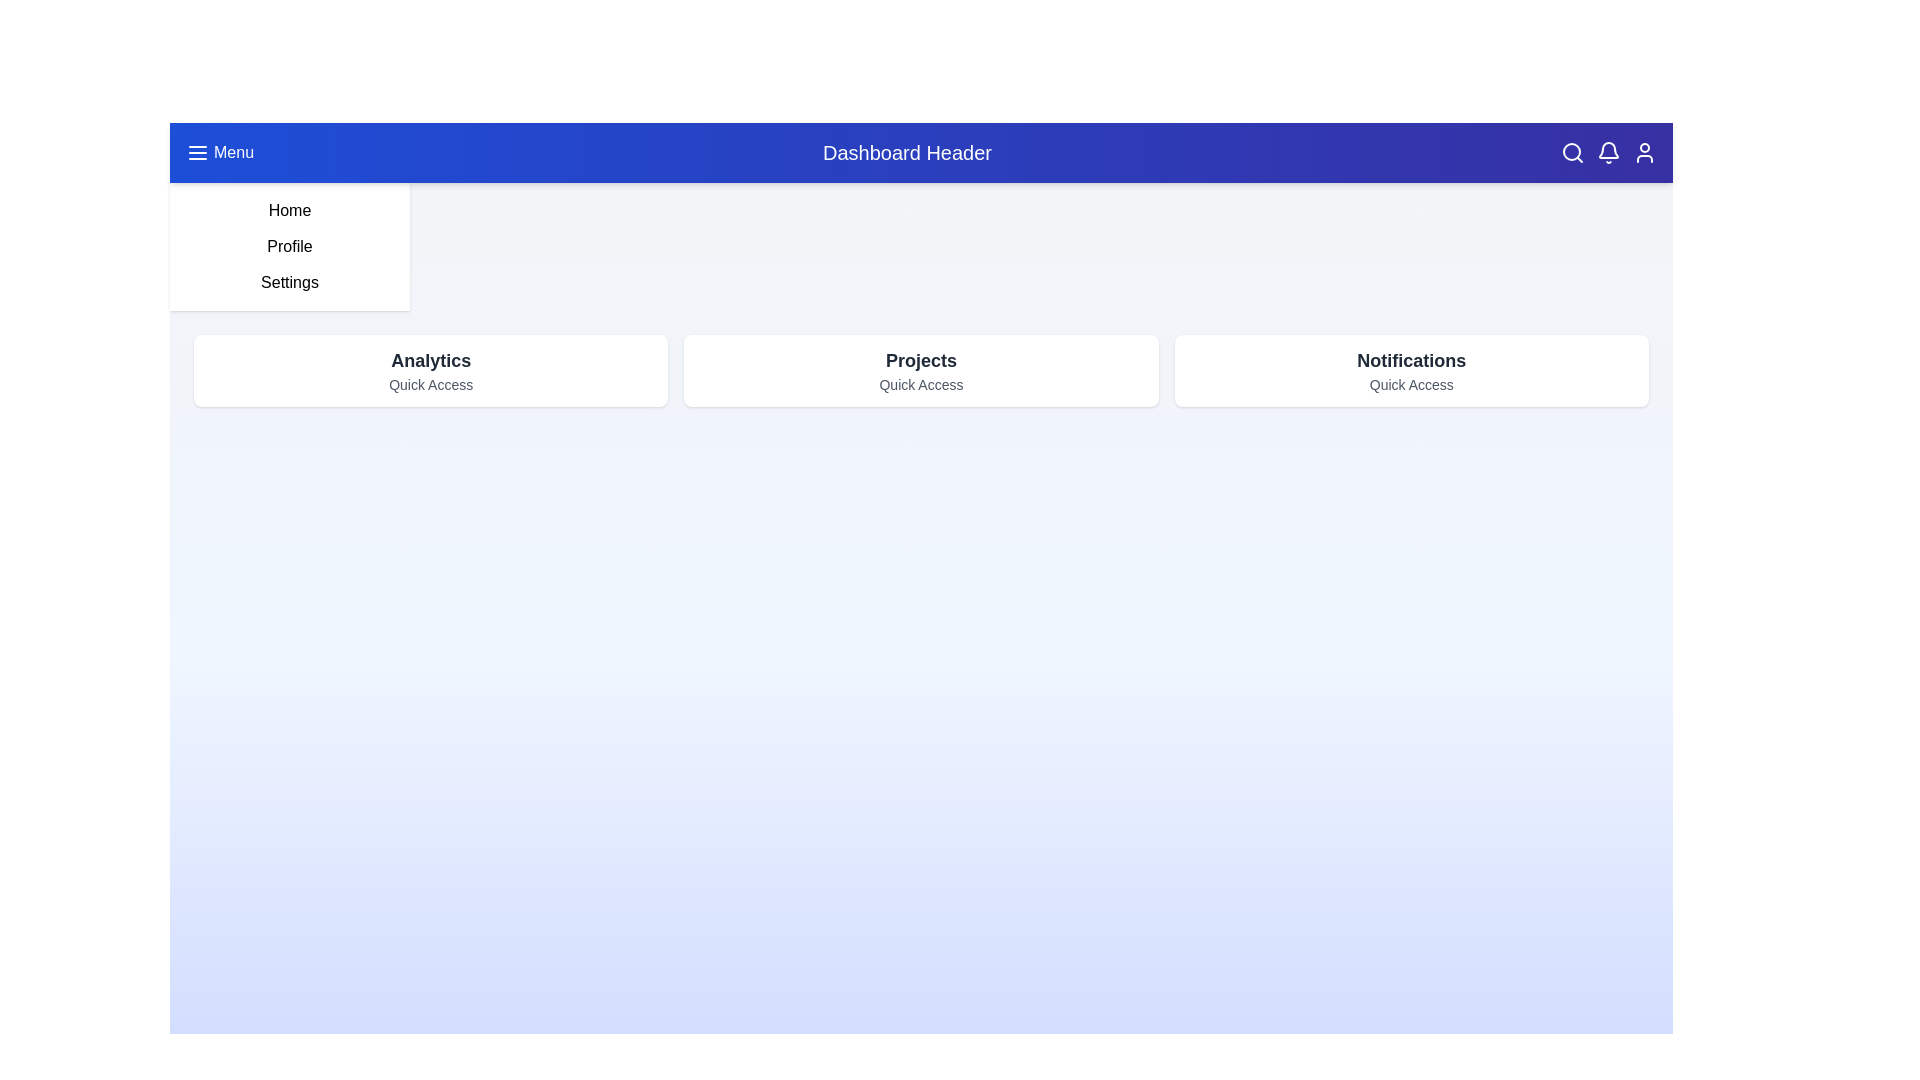 The width and height of the screenshot is (1920, 1080). I want to click on the search button to activate the search functionality, so click(1572, 152).